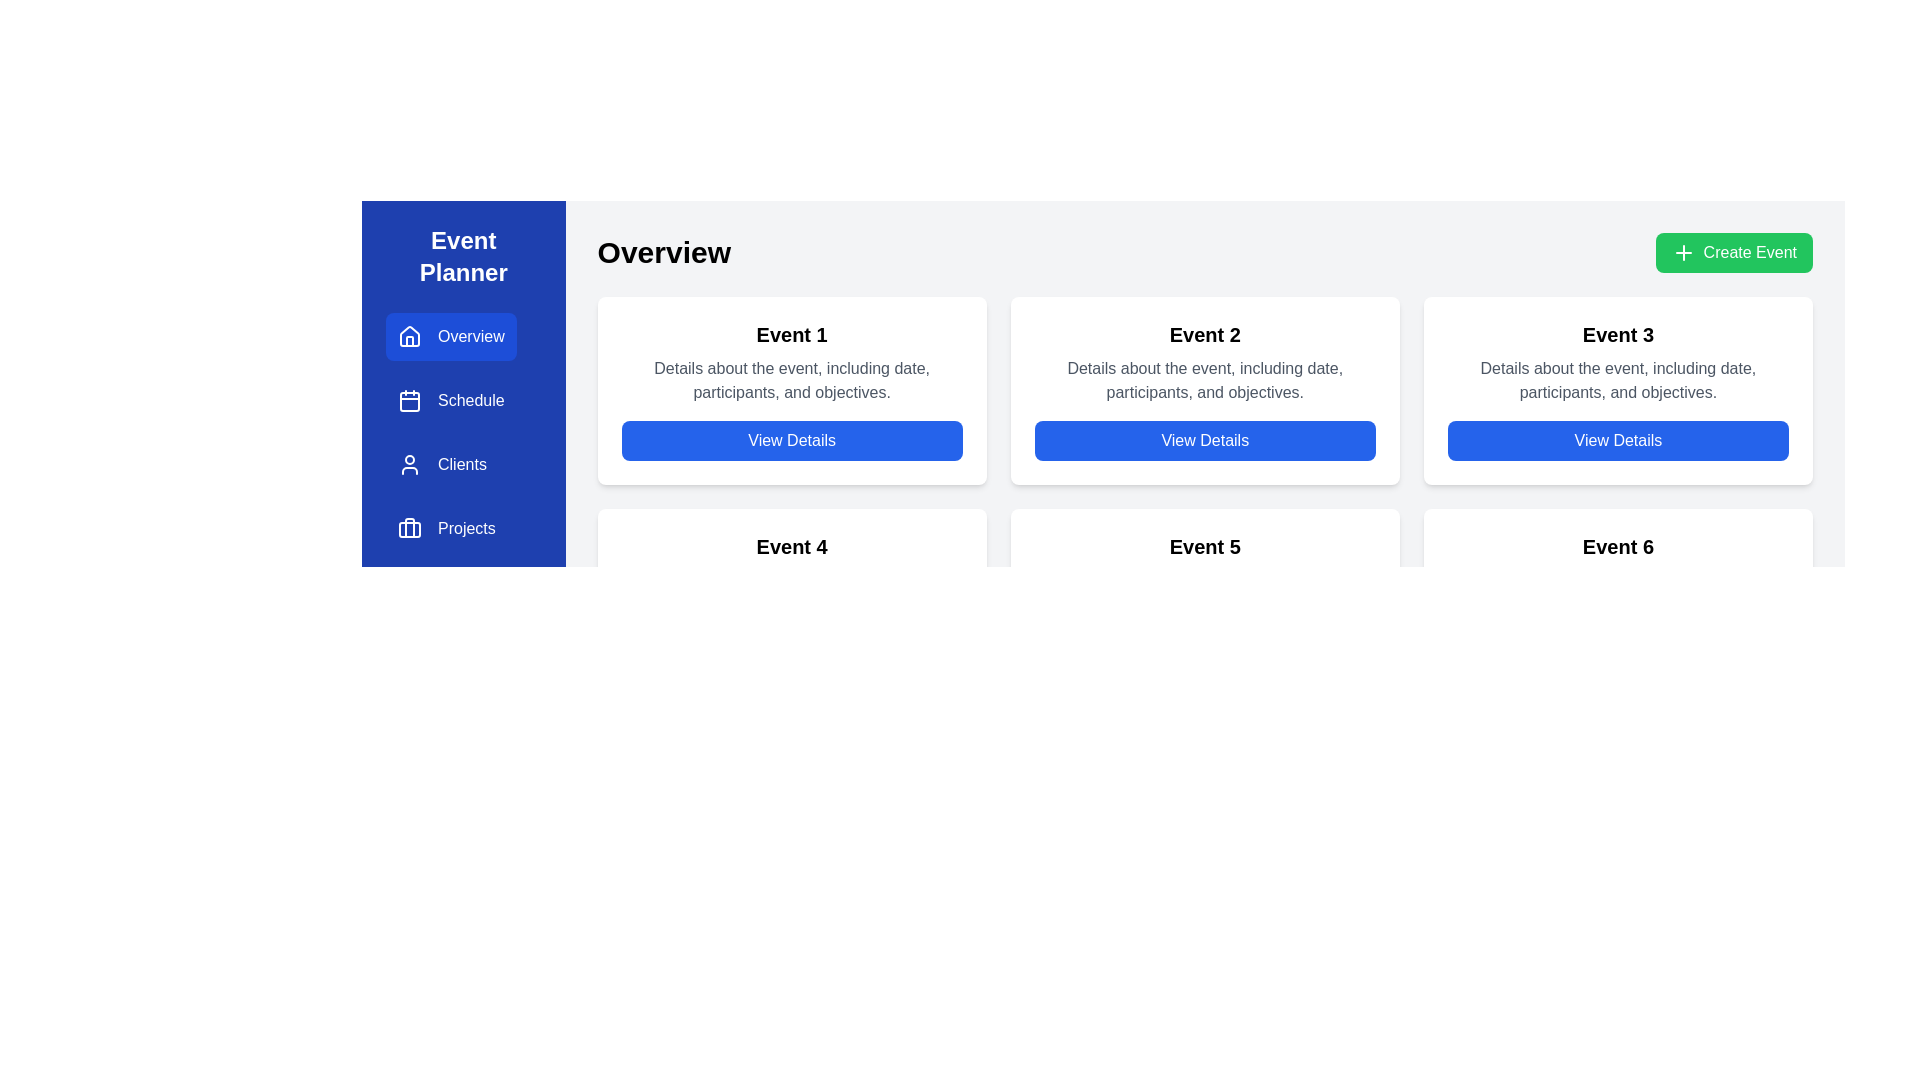  Describe the element at coordinates (408, 401) in the screenshot. I see `the calendar icon with a blue background and white outline, located to the left of the 'Schedule' text in the vertical navigation menu` at that location.